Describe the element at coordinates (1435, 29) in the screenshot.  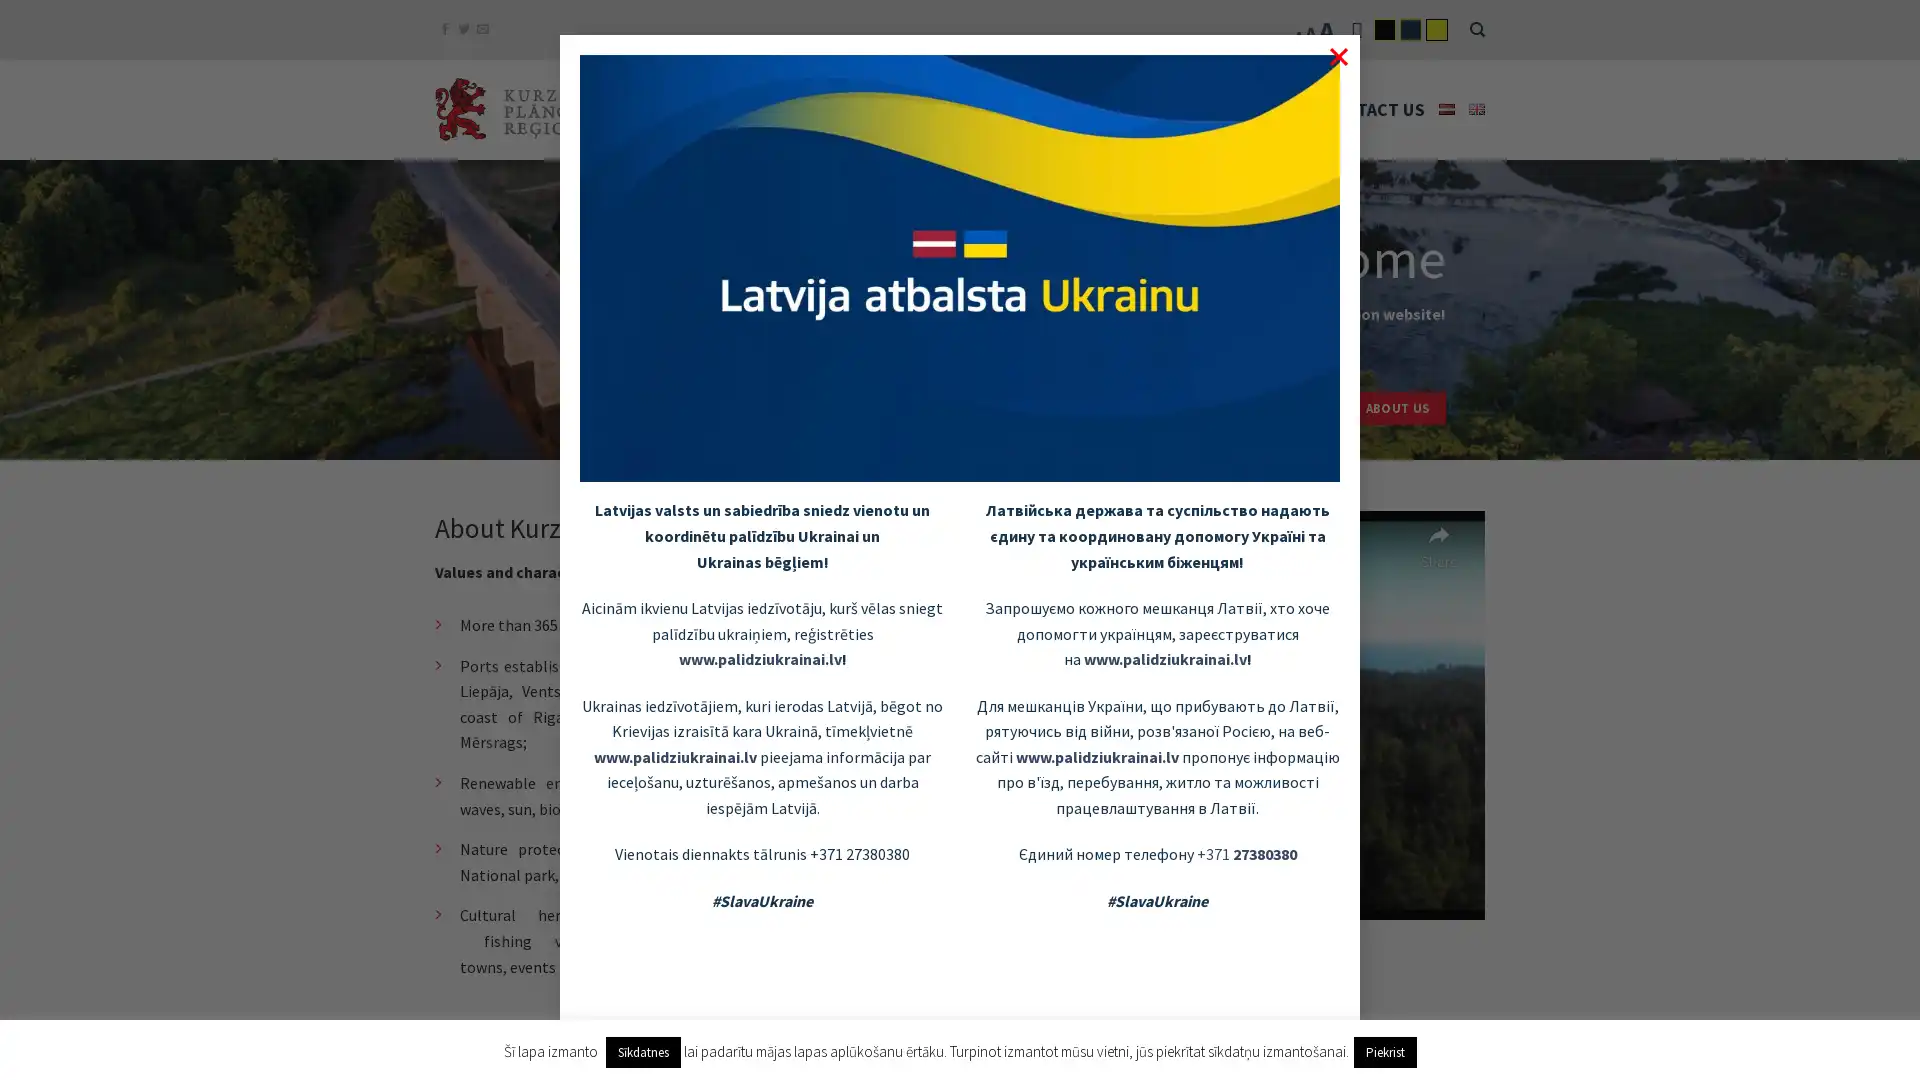
I see `flatsome-yelow` at that location.